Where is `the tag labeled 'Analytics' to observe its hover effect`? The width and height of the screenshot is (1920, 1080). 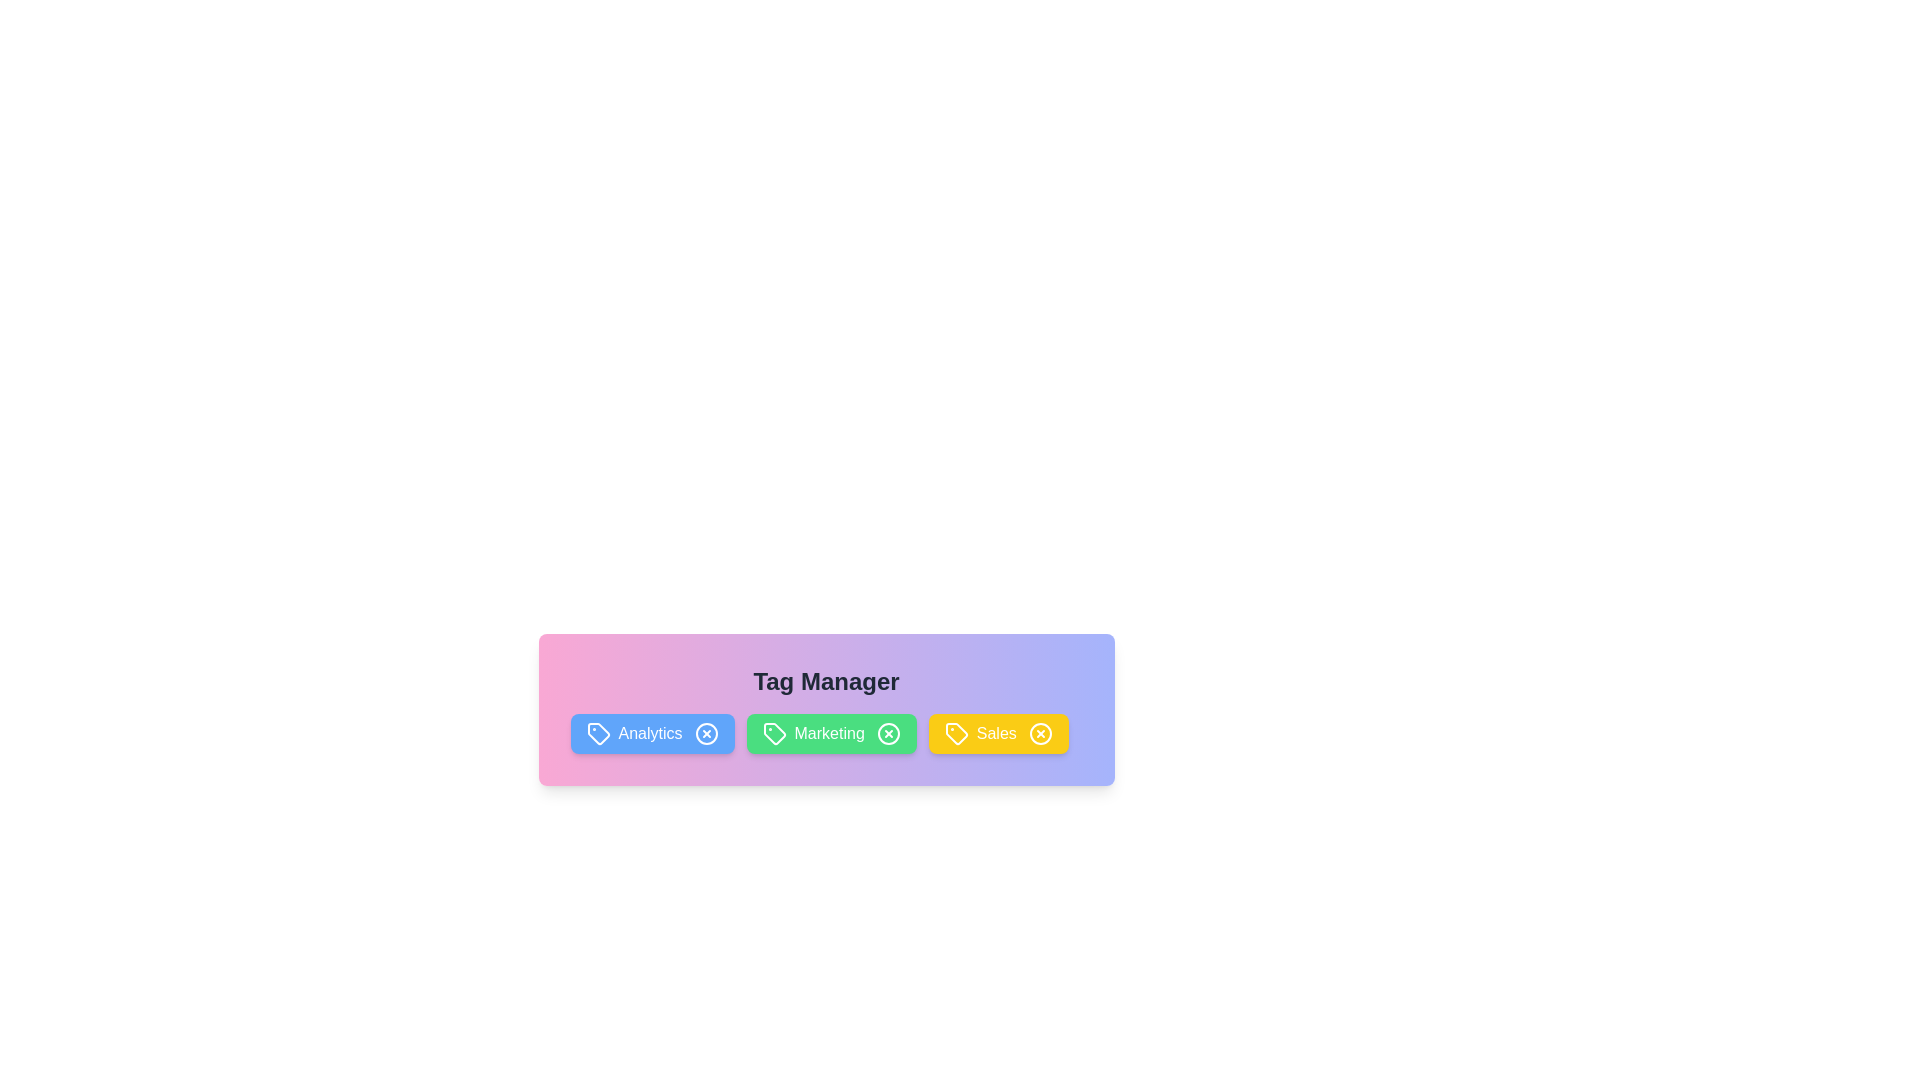 the tag labeled 'Analytics' to observe its hover effect is located at coordinates (652, 733).